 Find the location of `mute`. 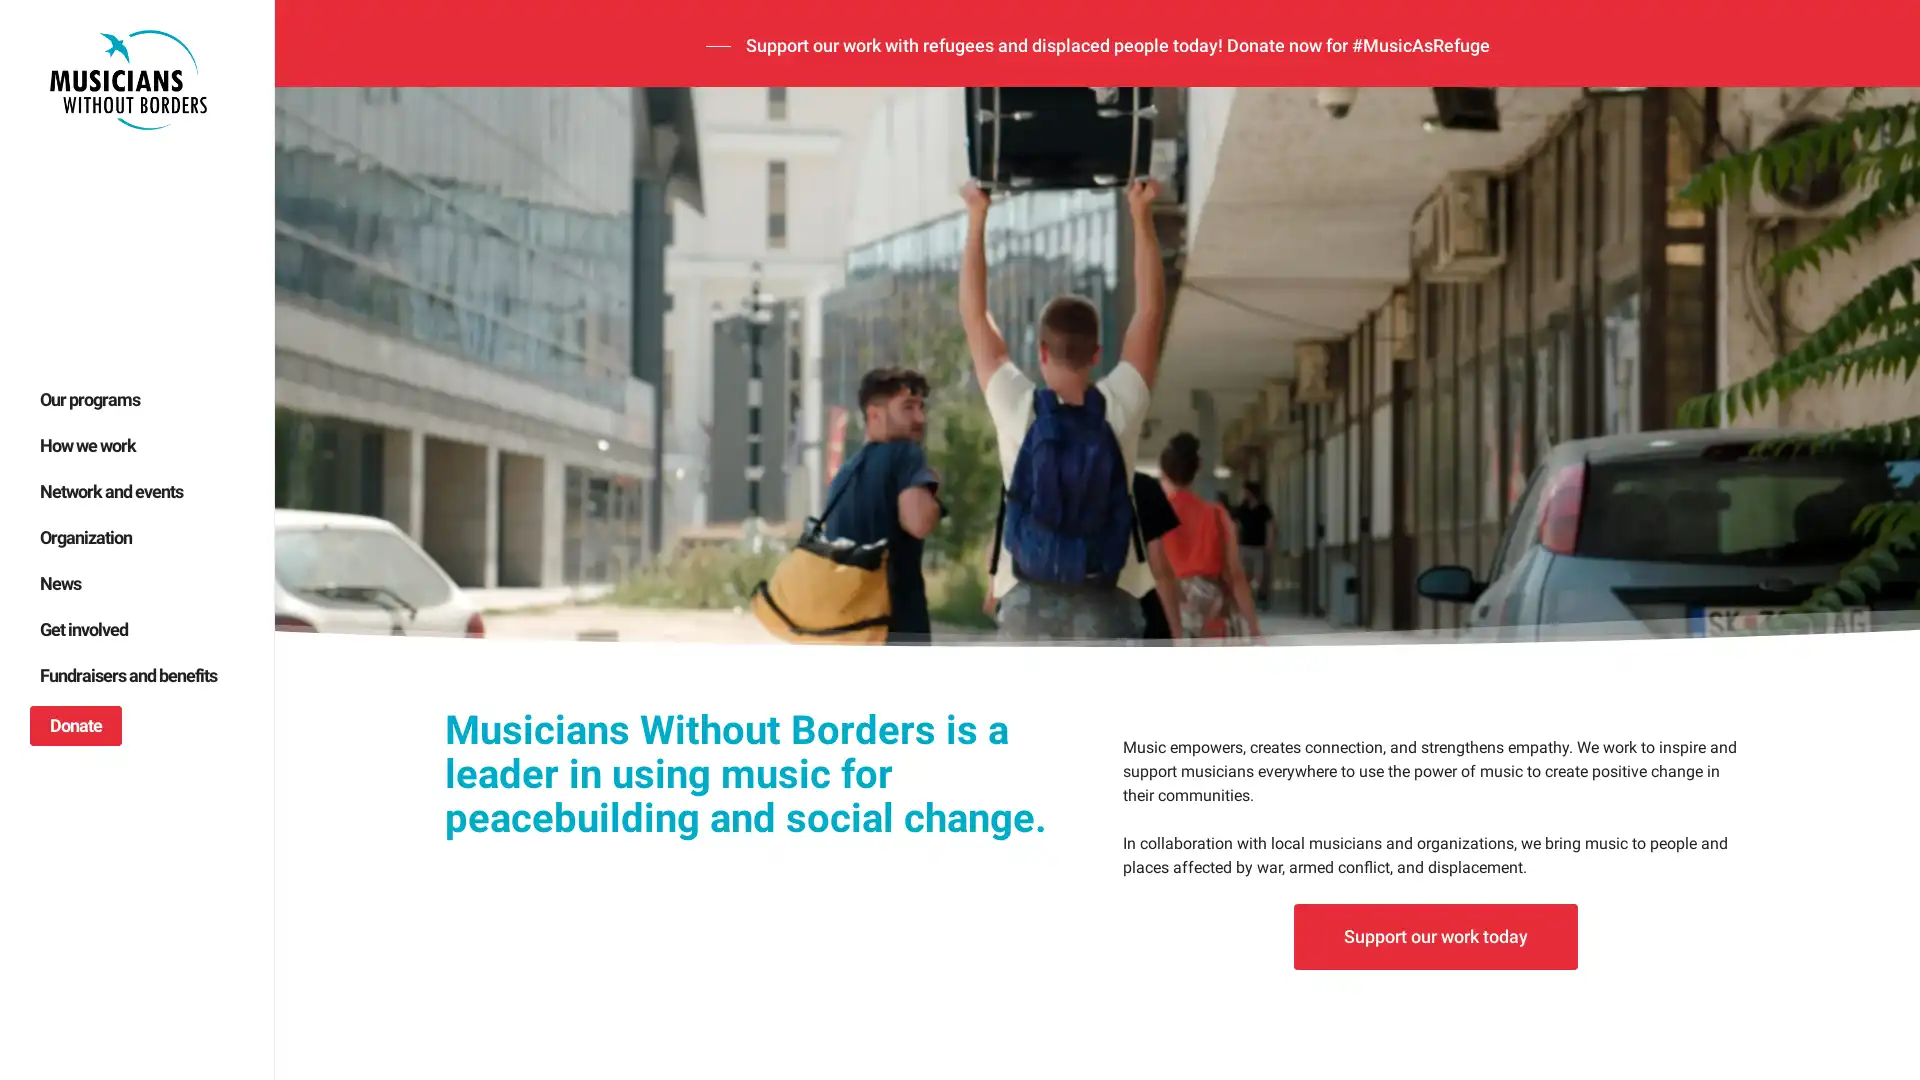

mute is located at coordinates (1742, 792).